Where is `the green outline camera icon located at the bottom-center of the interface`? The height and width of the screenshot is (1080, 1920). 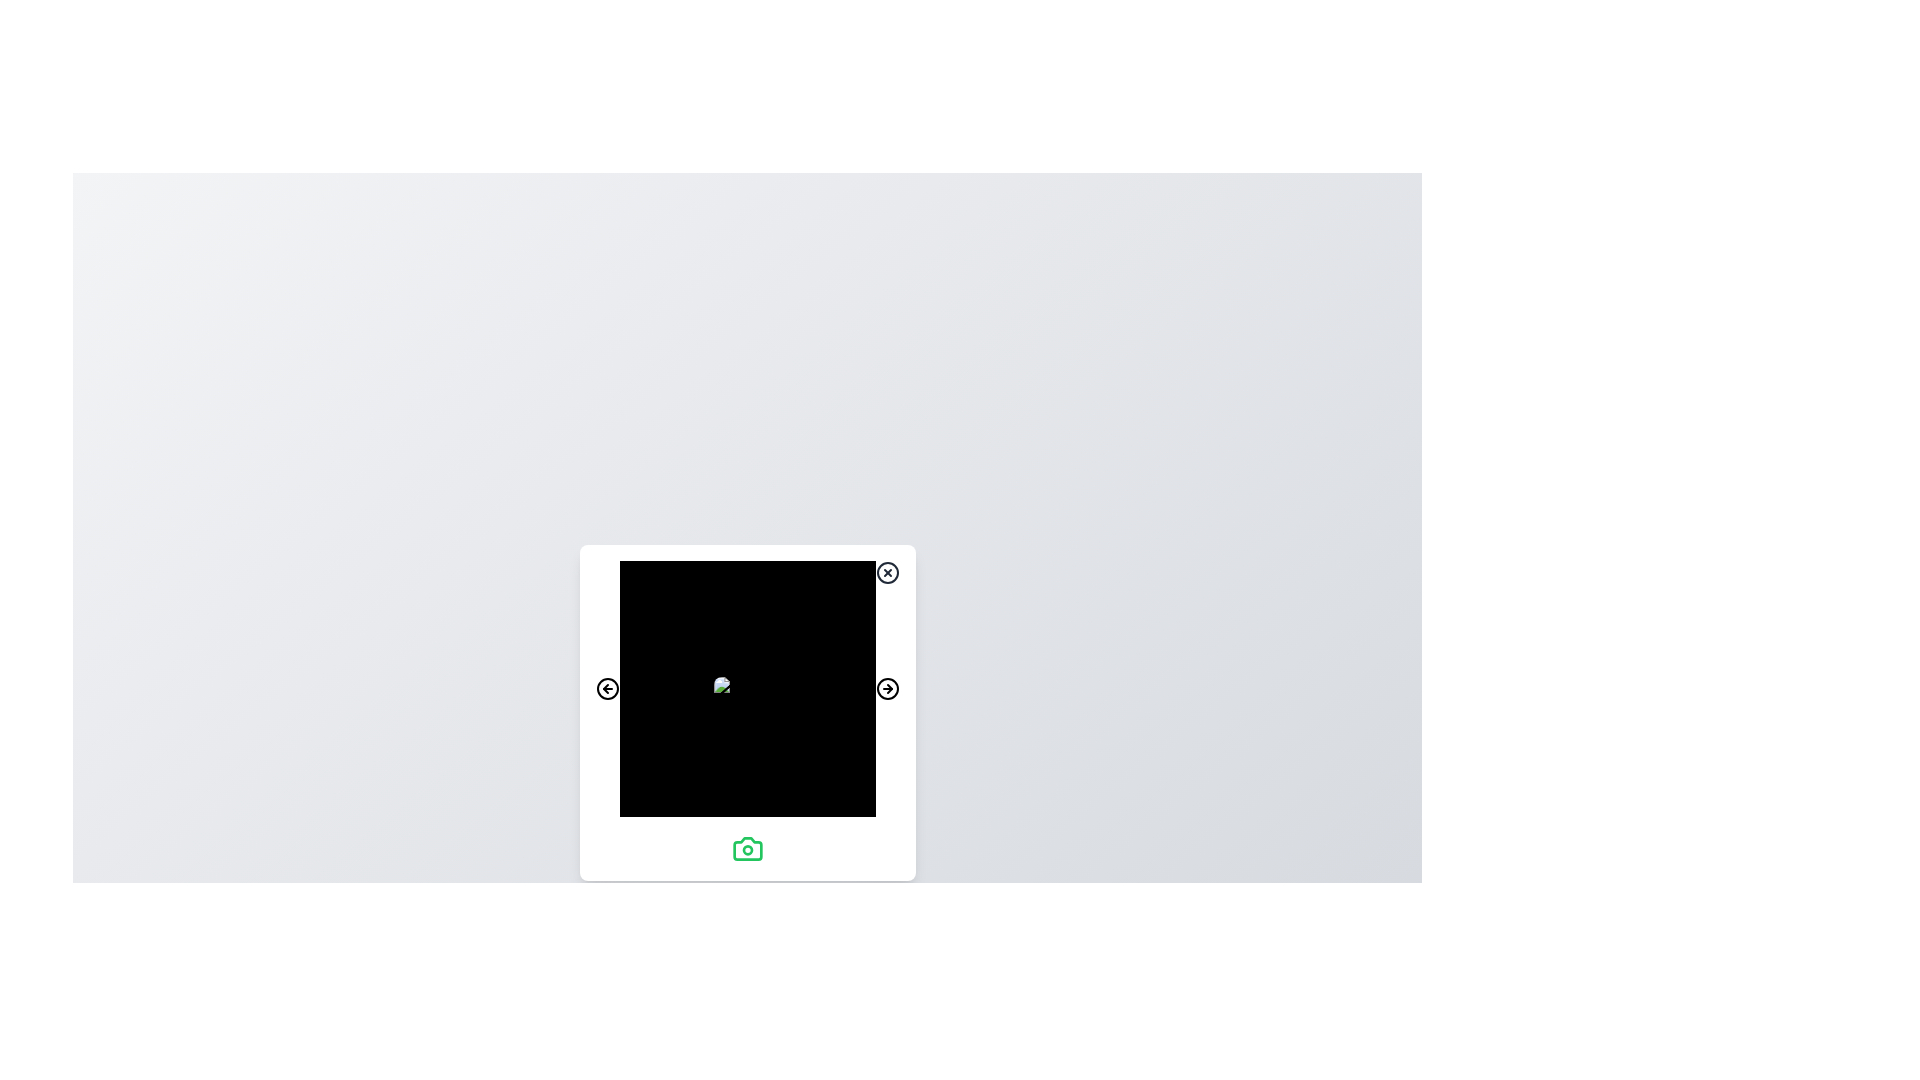 the green outline camera icon located at the bottom-center of the interface is located at coordinates (746, 848).